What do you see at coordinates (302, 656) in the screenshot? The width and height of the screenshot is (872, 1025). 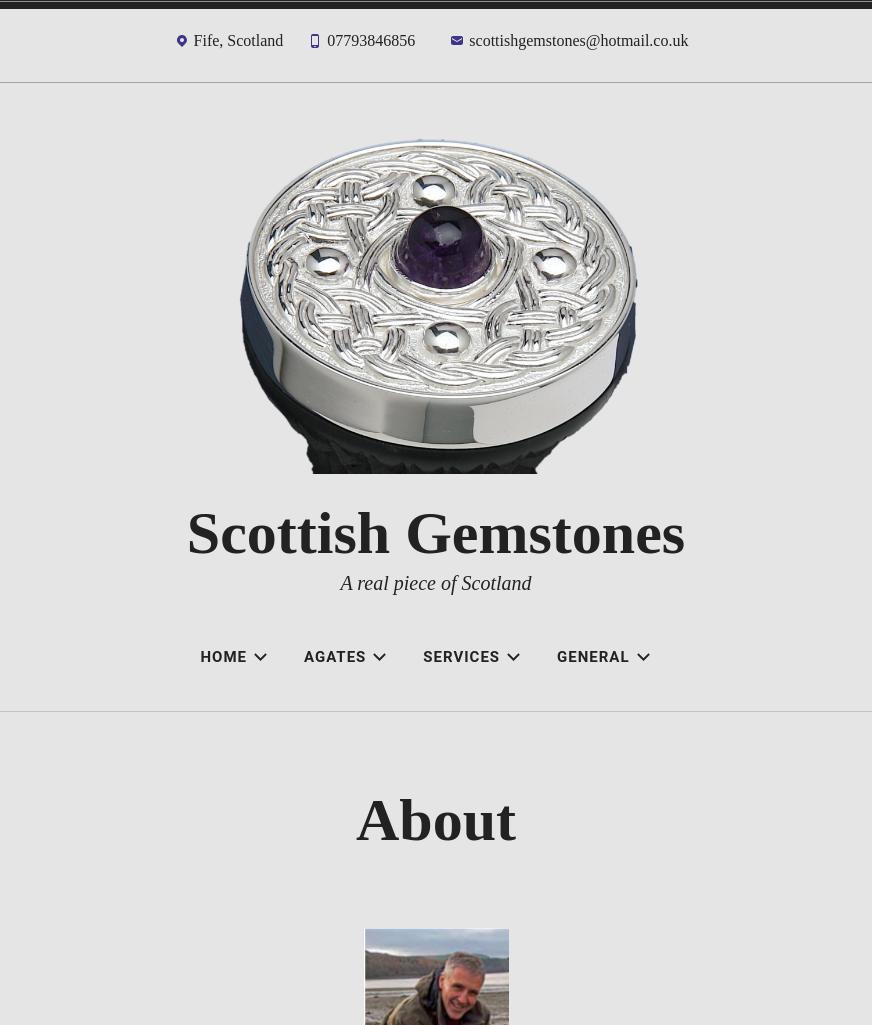 I see `'Agates'` at bounding box center [302, 656].